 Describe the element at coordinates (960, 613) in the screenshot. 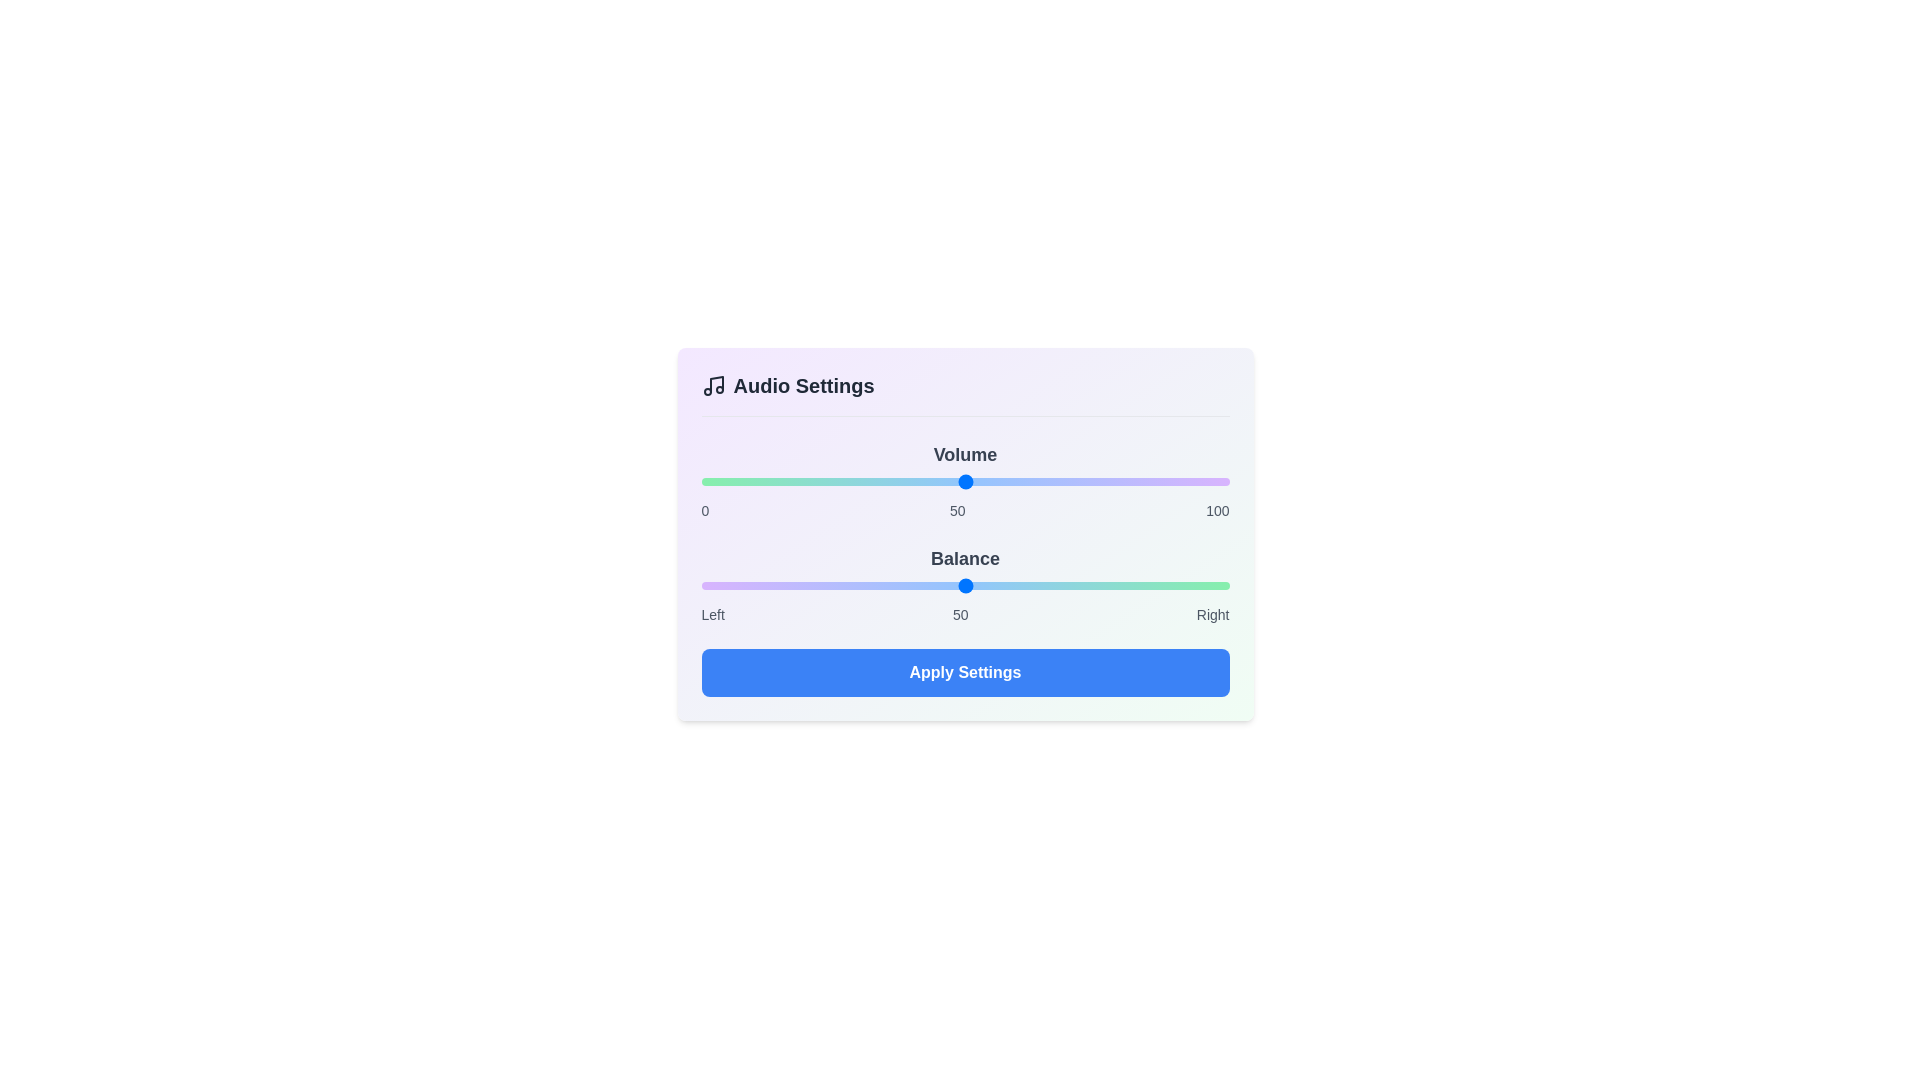

I see `numeric value displayed on the text label '50', which is centrally aligned under the 'Balance' label in the audio settings interface` at that location.